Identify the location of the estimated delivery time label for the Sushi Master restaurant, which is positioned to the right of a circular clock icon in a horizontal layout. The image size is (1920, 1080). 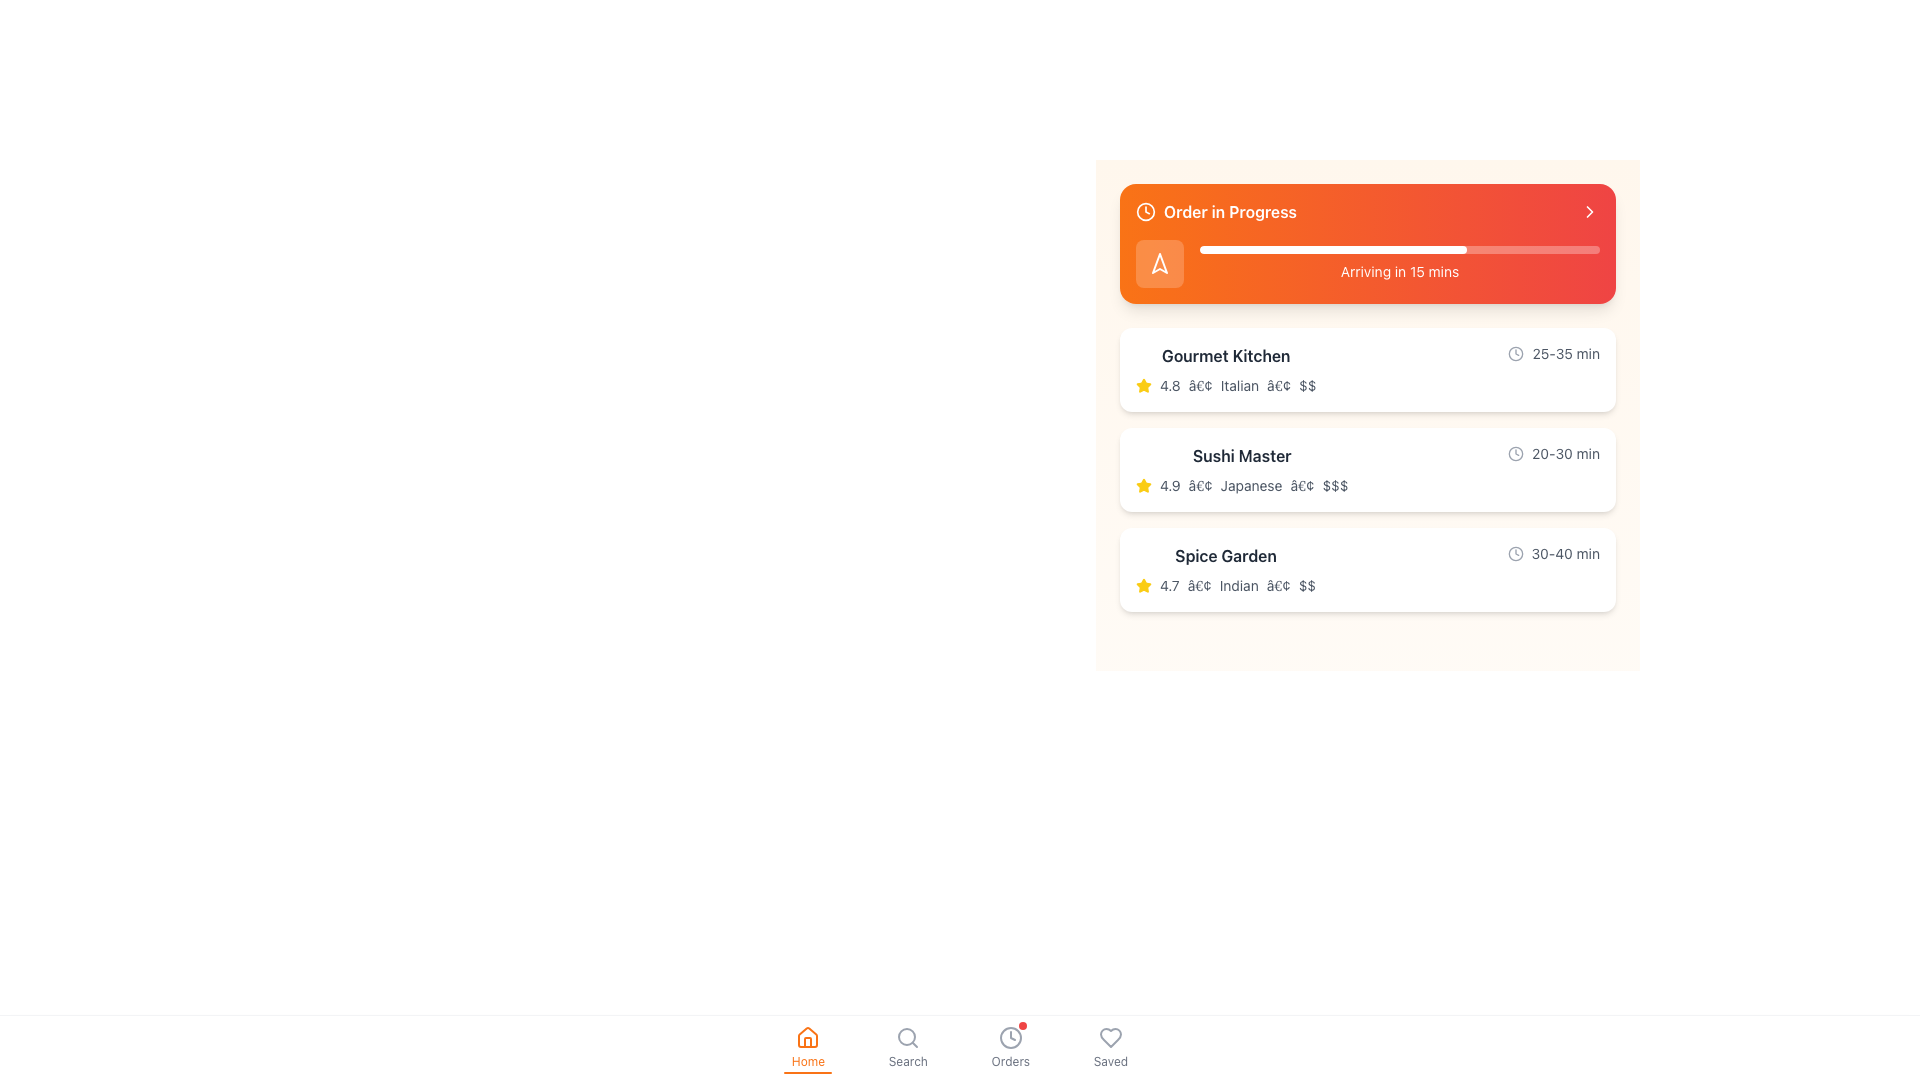
(1565, 454).